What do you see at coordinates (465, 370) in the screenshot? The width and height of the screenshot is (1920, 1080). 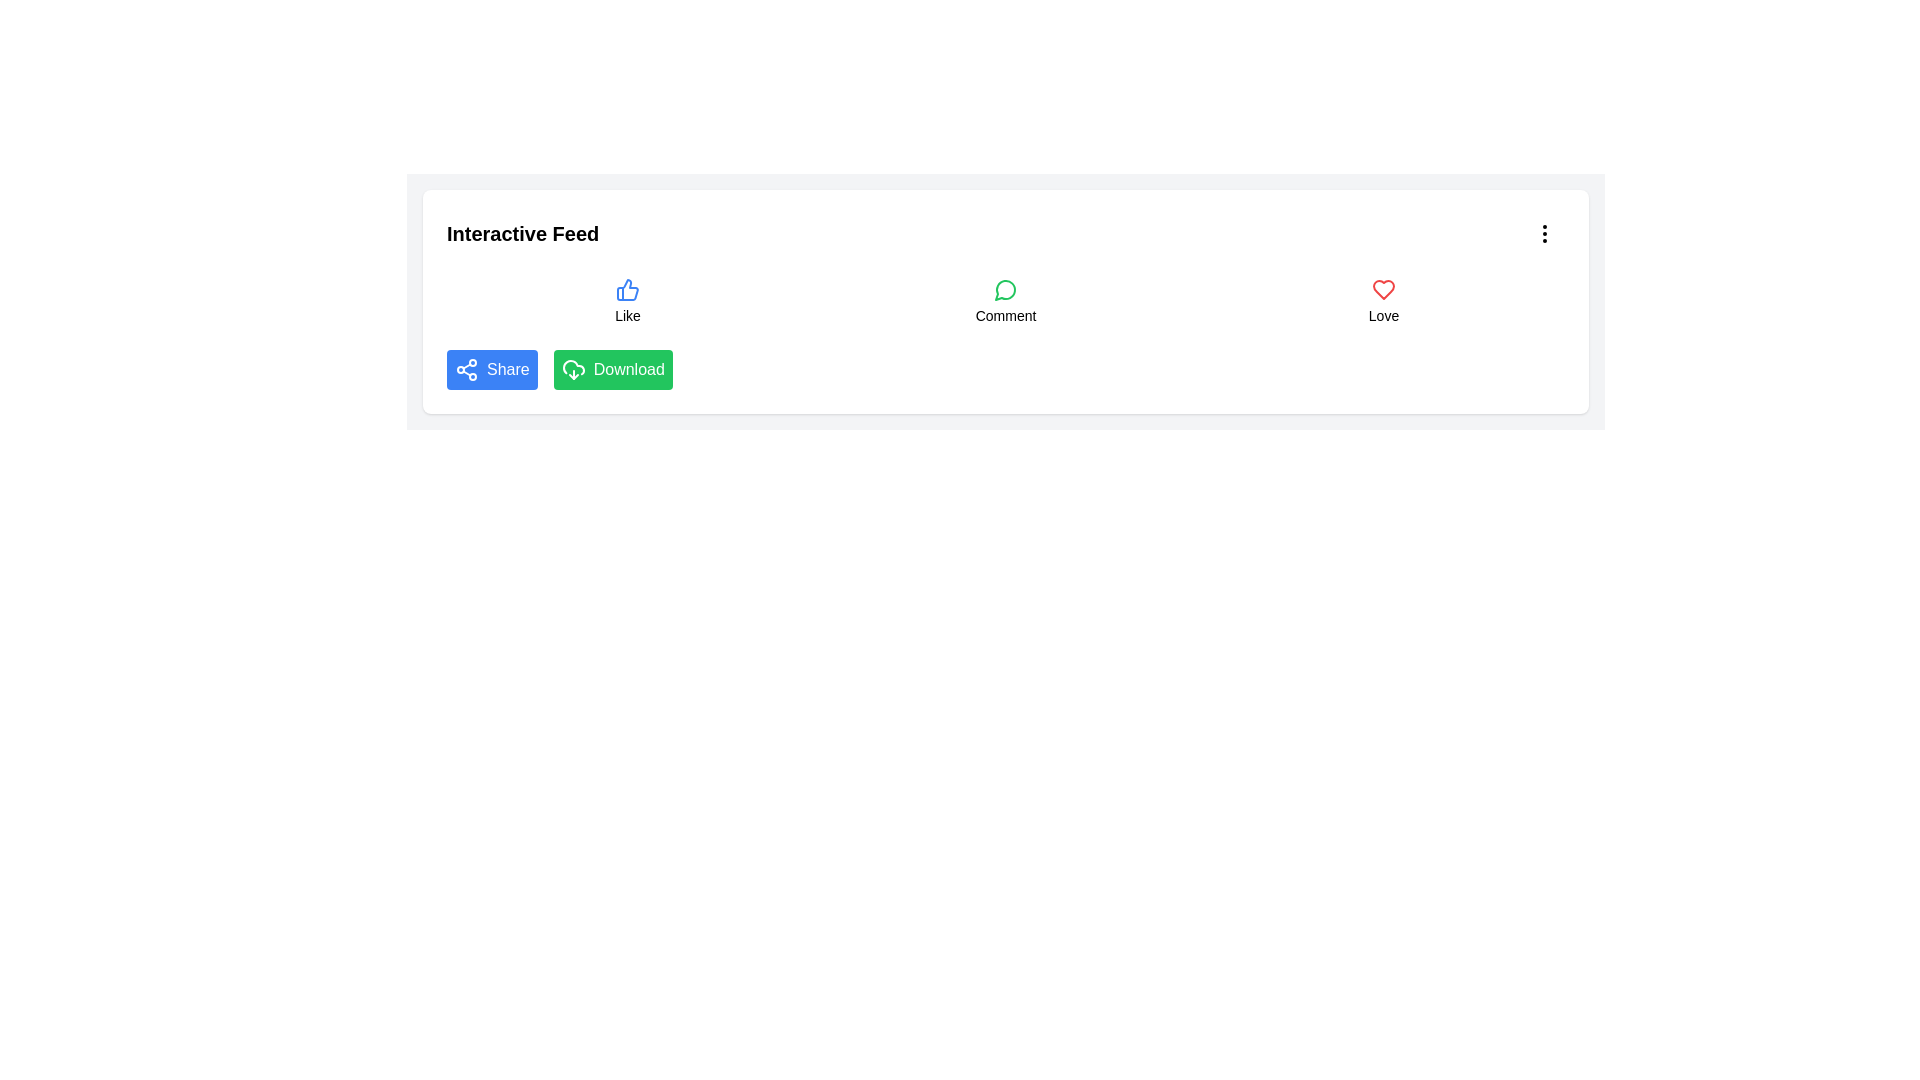 I see `the interconnected circles icon on the blue 'Share' button located at the bottom left corner of the Interactive Feed` at bounding box center [465, 370].